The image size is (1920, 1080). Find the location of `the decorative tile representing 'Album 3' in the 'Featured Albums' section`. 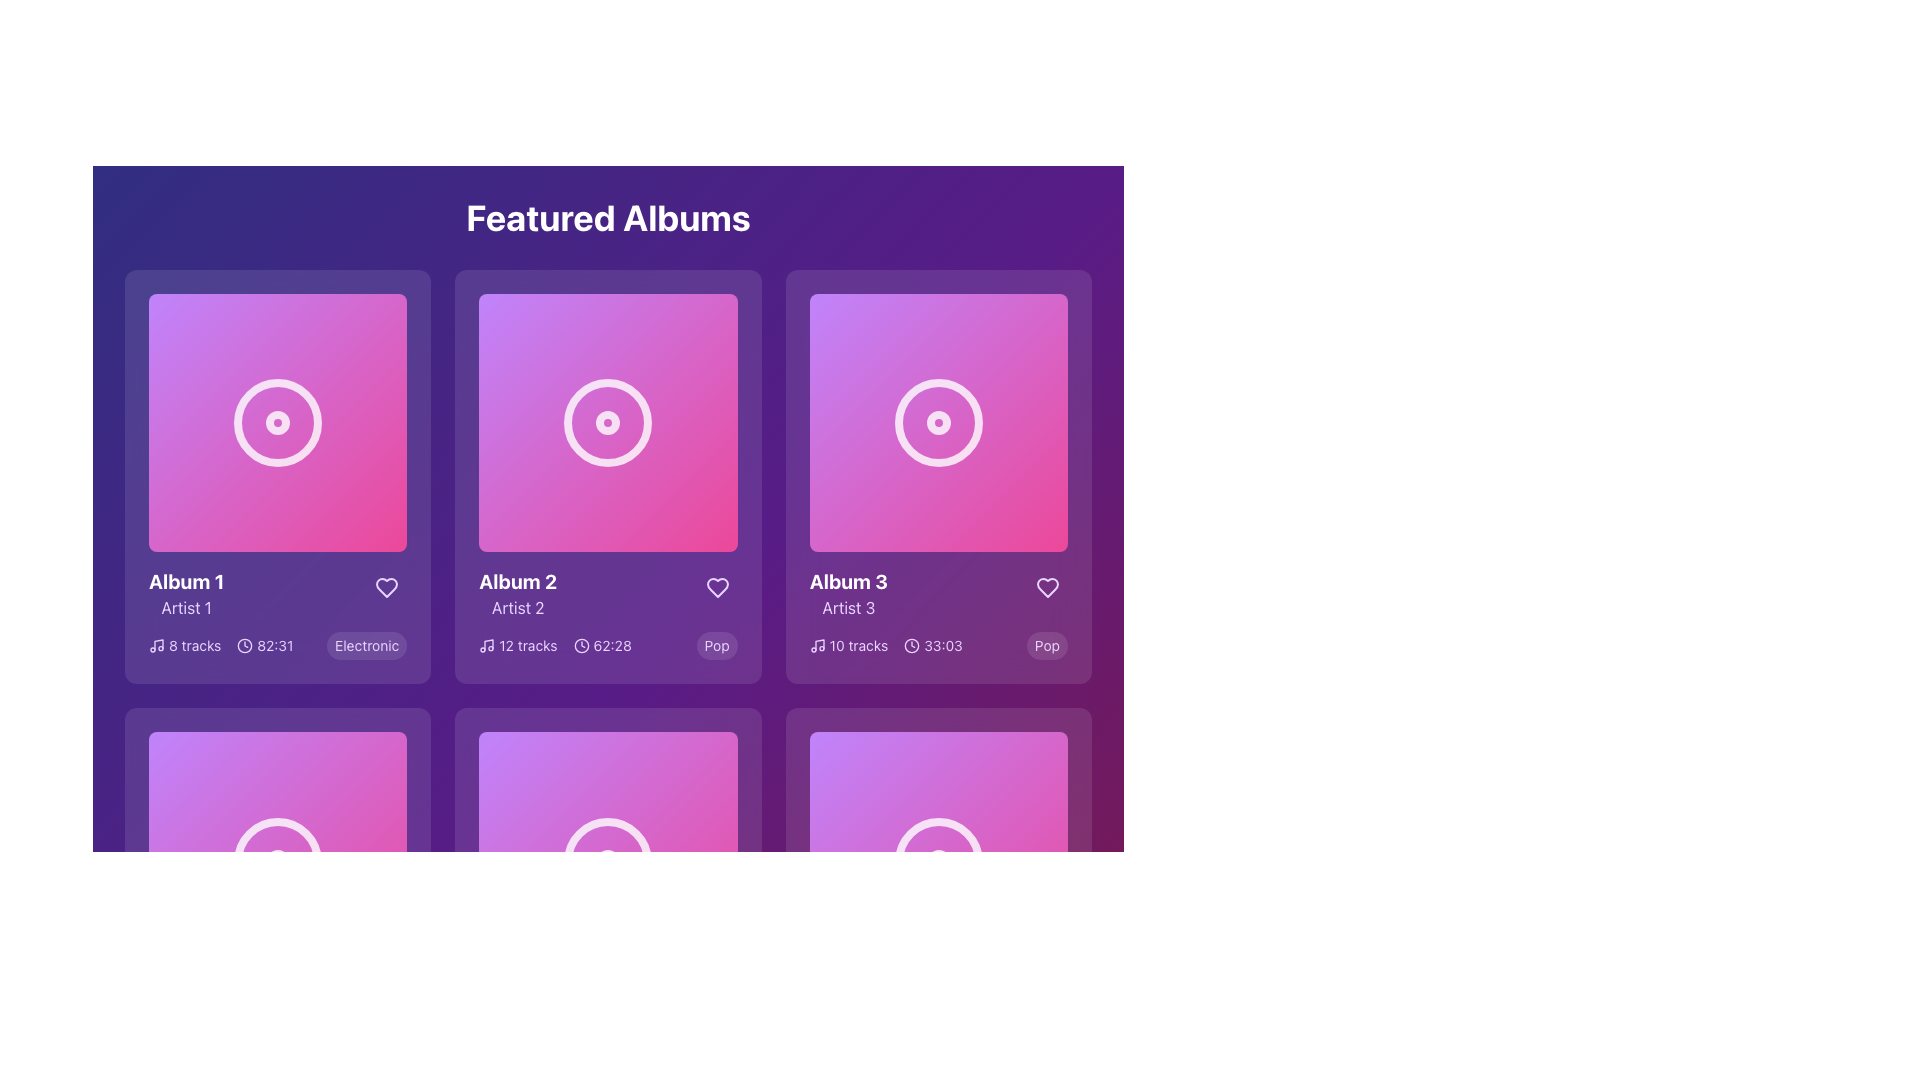

the decorative tile representing 'Album 3' in the 'Featured Albums' section is located at coordinates (937, 422).